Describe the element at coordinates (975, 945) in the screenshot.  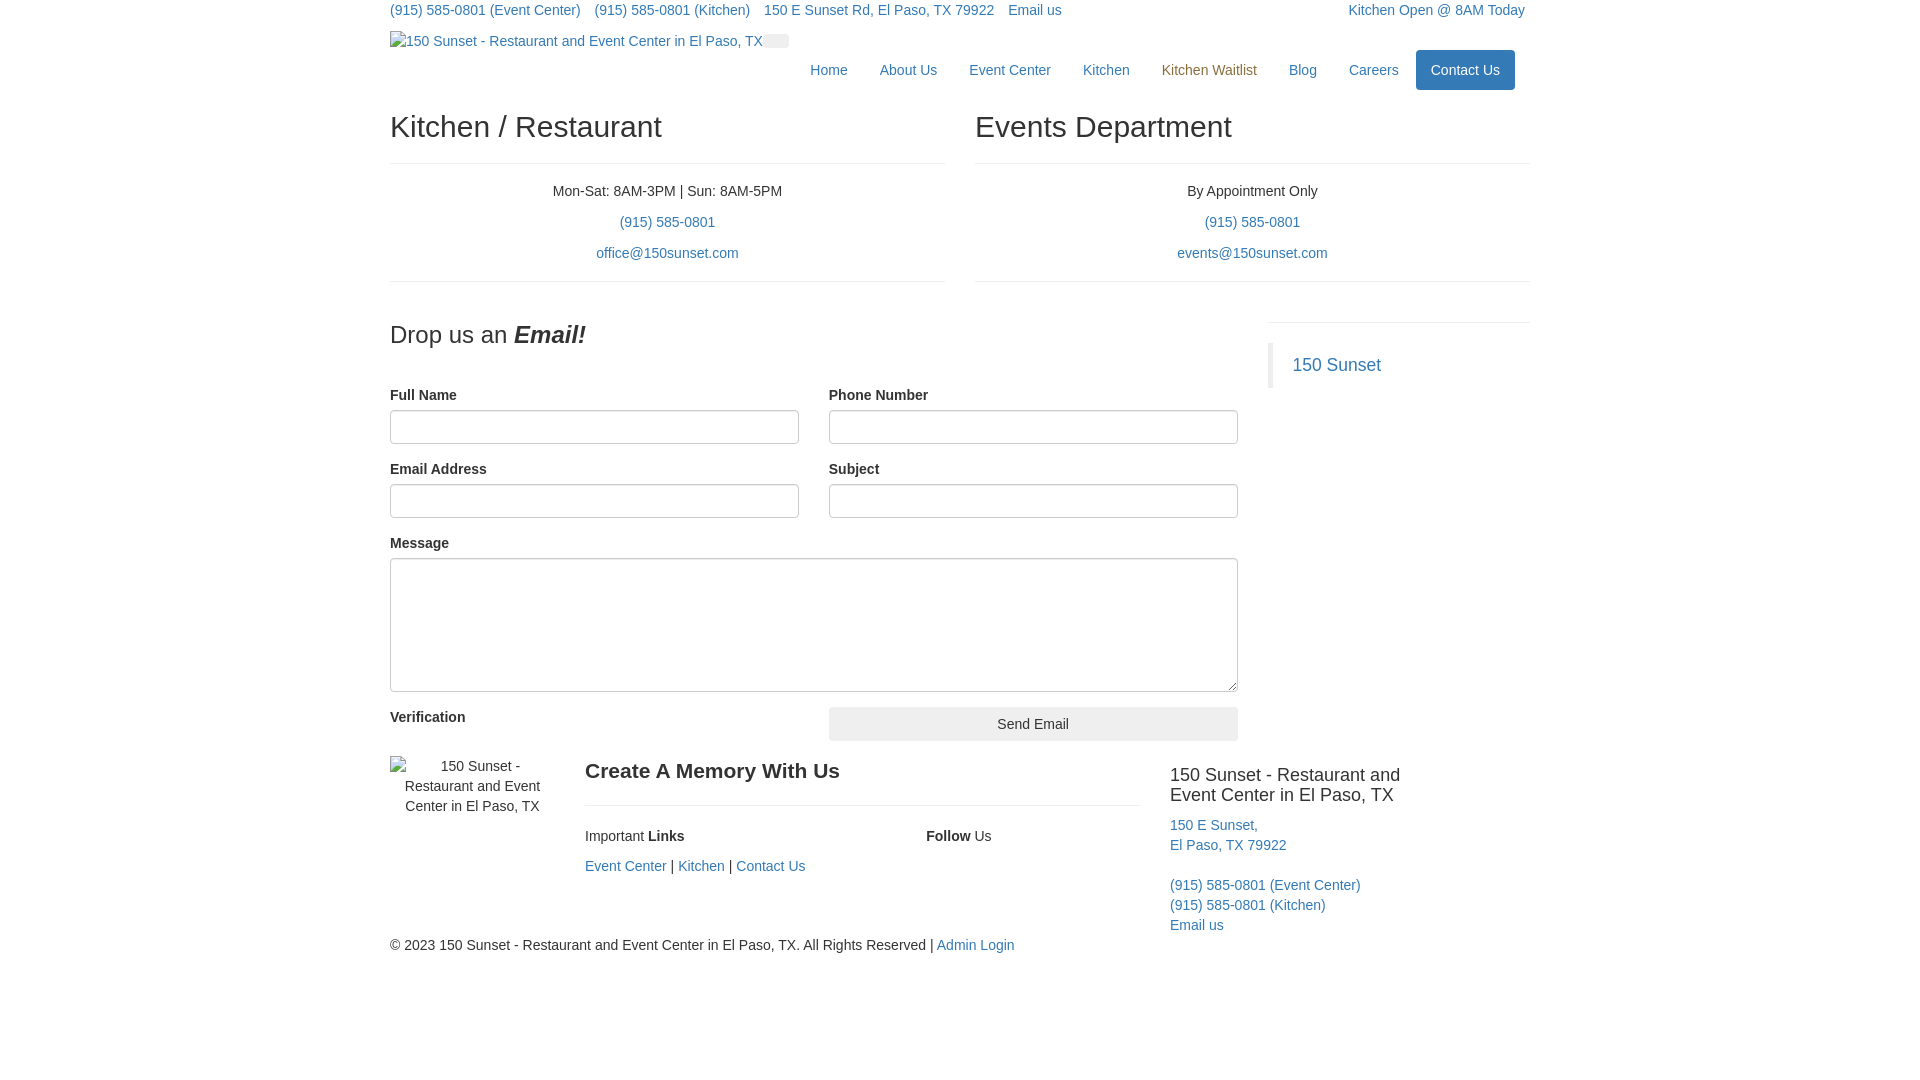
I see `'Admin Login'` at that location.